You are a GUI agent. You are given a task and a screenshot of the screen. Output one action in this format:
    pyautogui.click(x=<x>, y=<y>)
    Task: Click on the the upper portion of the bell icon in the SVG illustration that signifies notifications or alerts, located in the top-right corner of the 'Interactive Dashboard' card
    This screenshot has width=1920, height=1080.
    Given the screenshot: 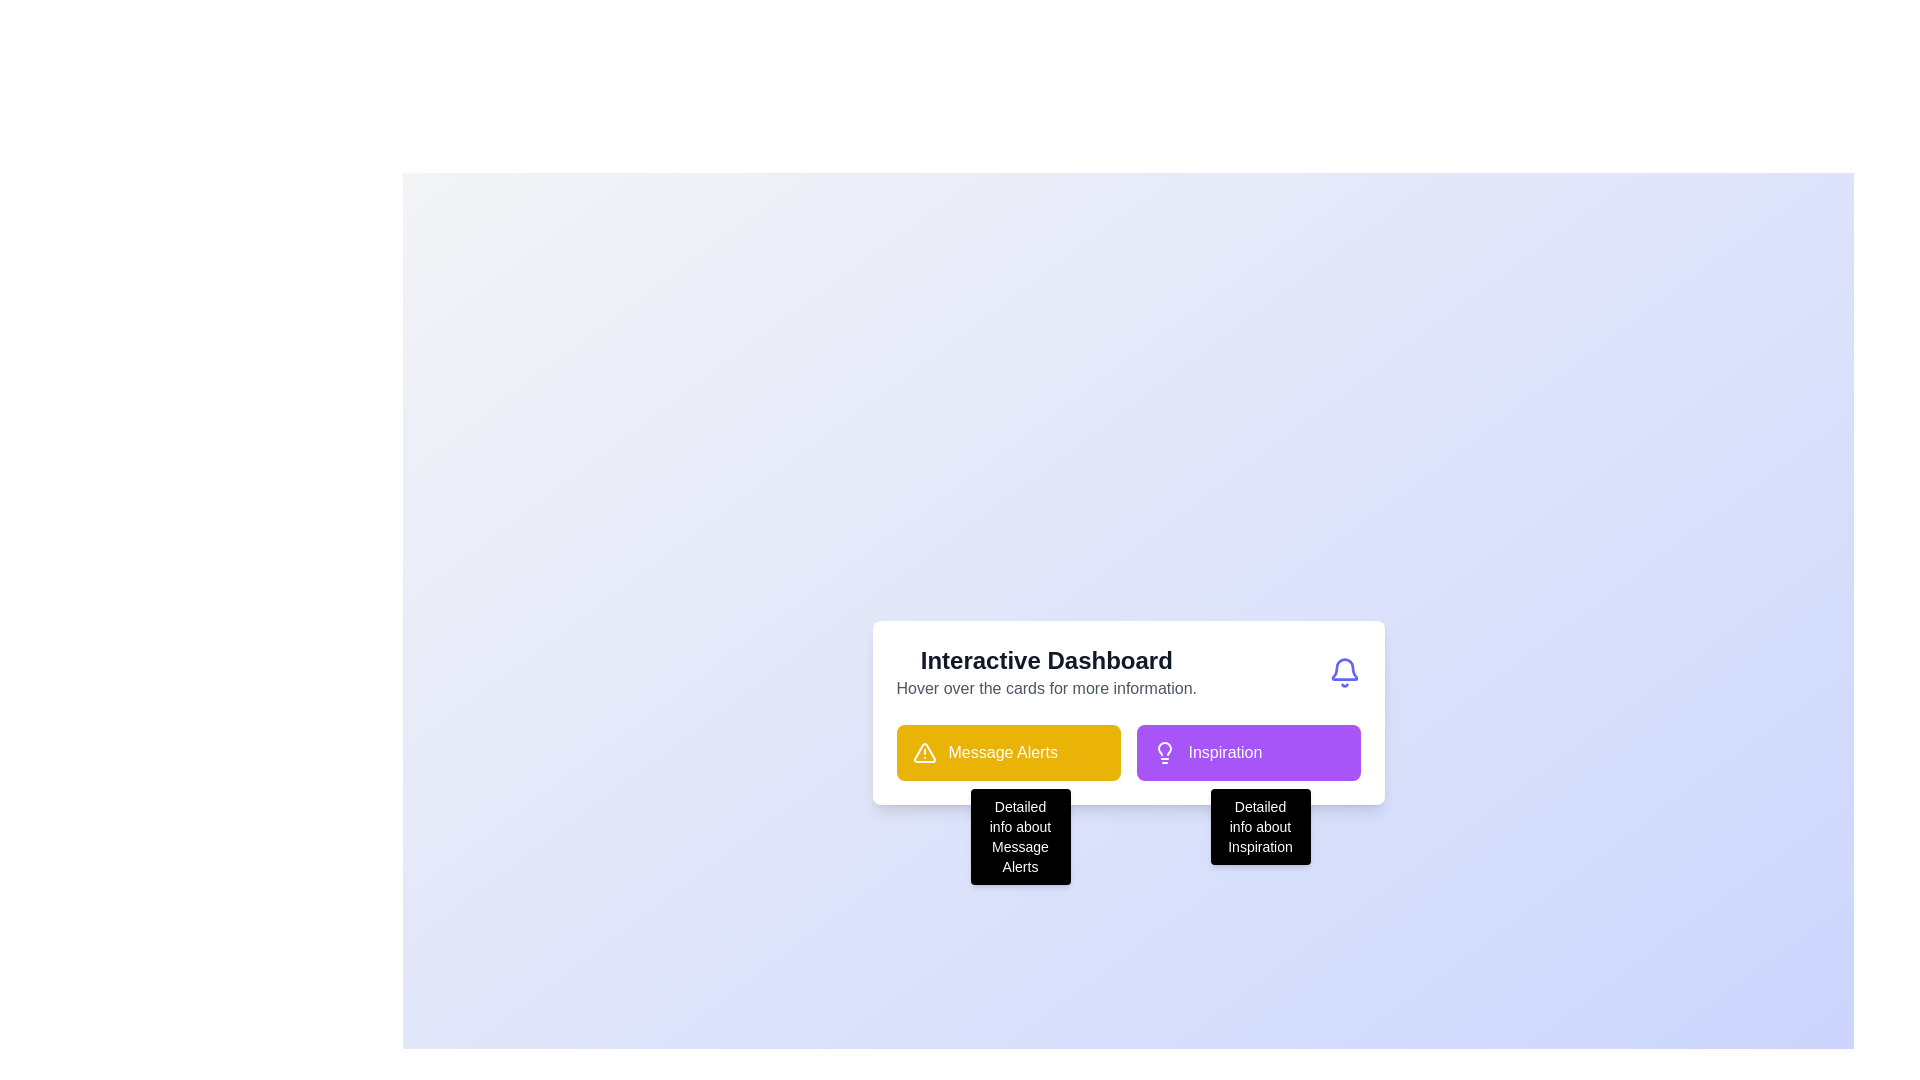 What is the action you would take?
    pyautogui.click(x=1344, y=669)
    